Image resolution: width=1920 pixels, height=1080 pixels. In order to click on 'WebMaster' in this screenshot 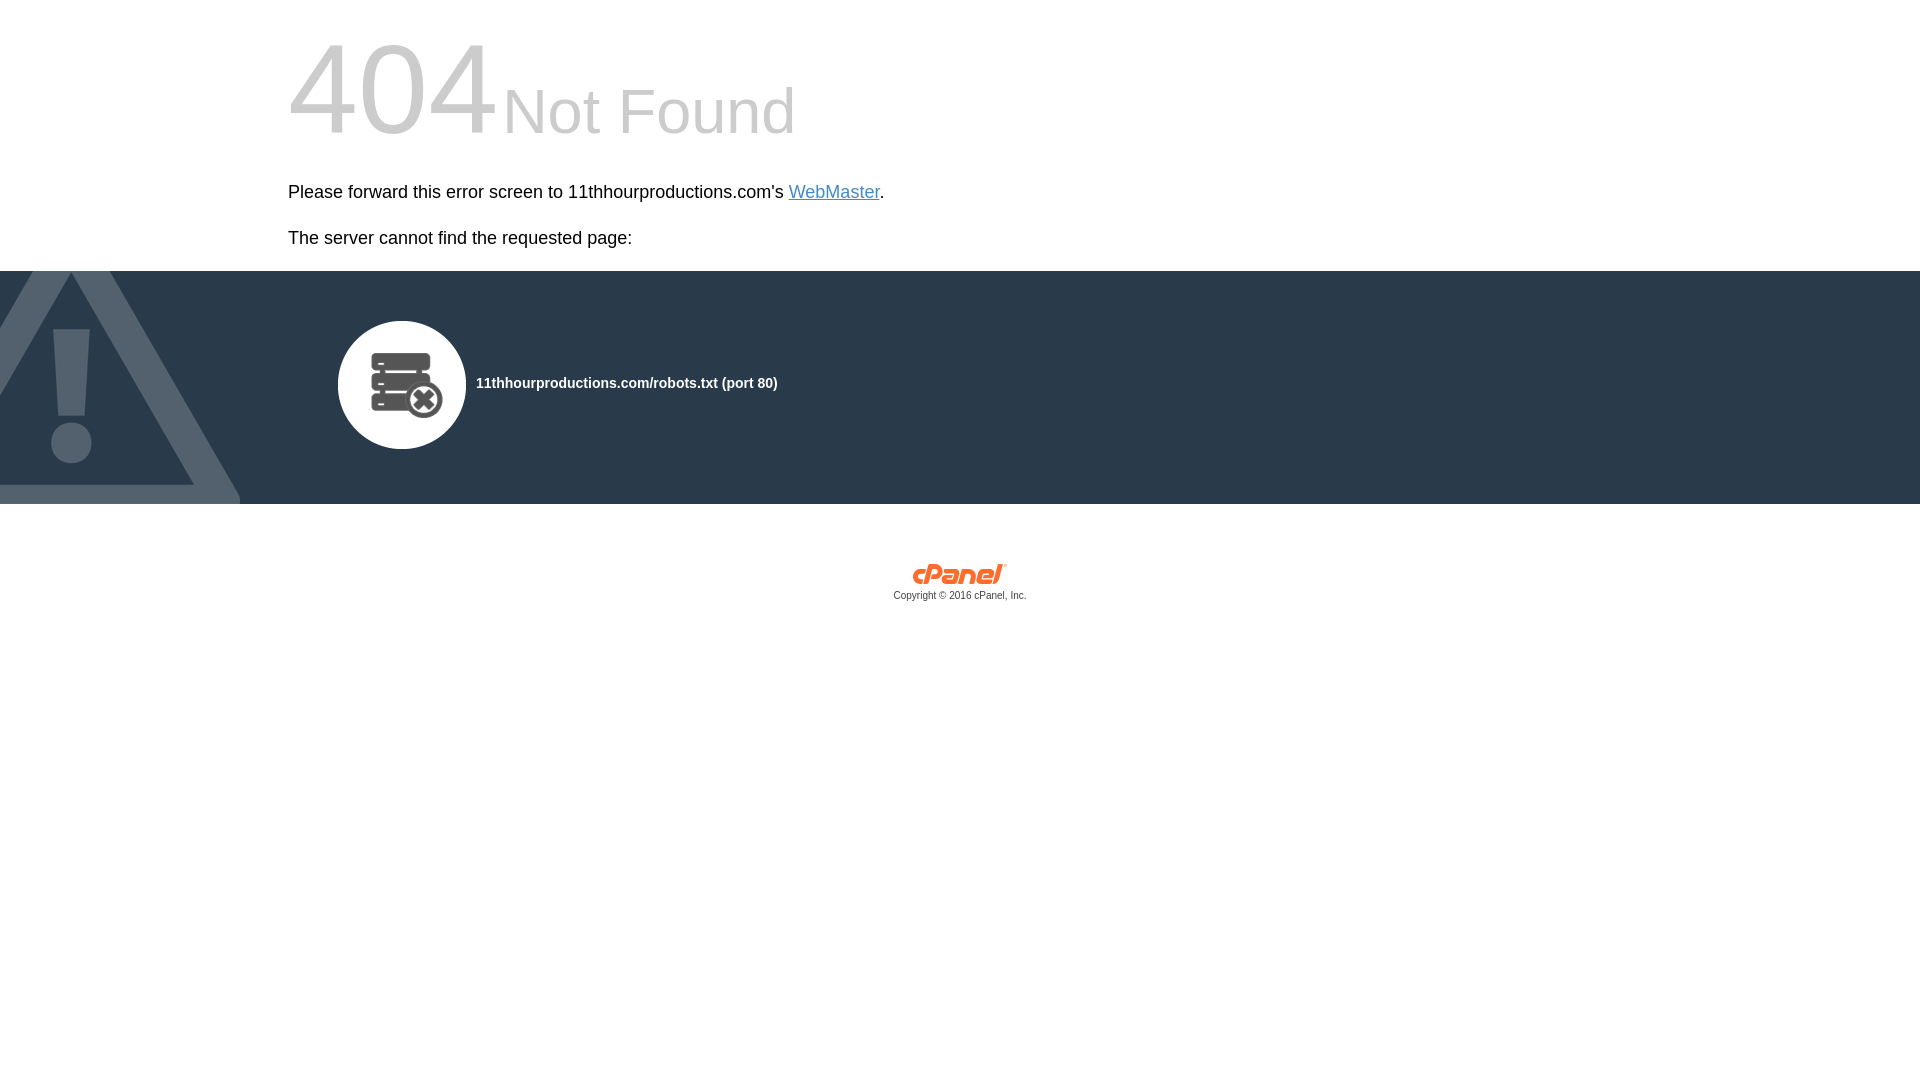, I will do `click(834, 192)`.